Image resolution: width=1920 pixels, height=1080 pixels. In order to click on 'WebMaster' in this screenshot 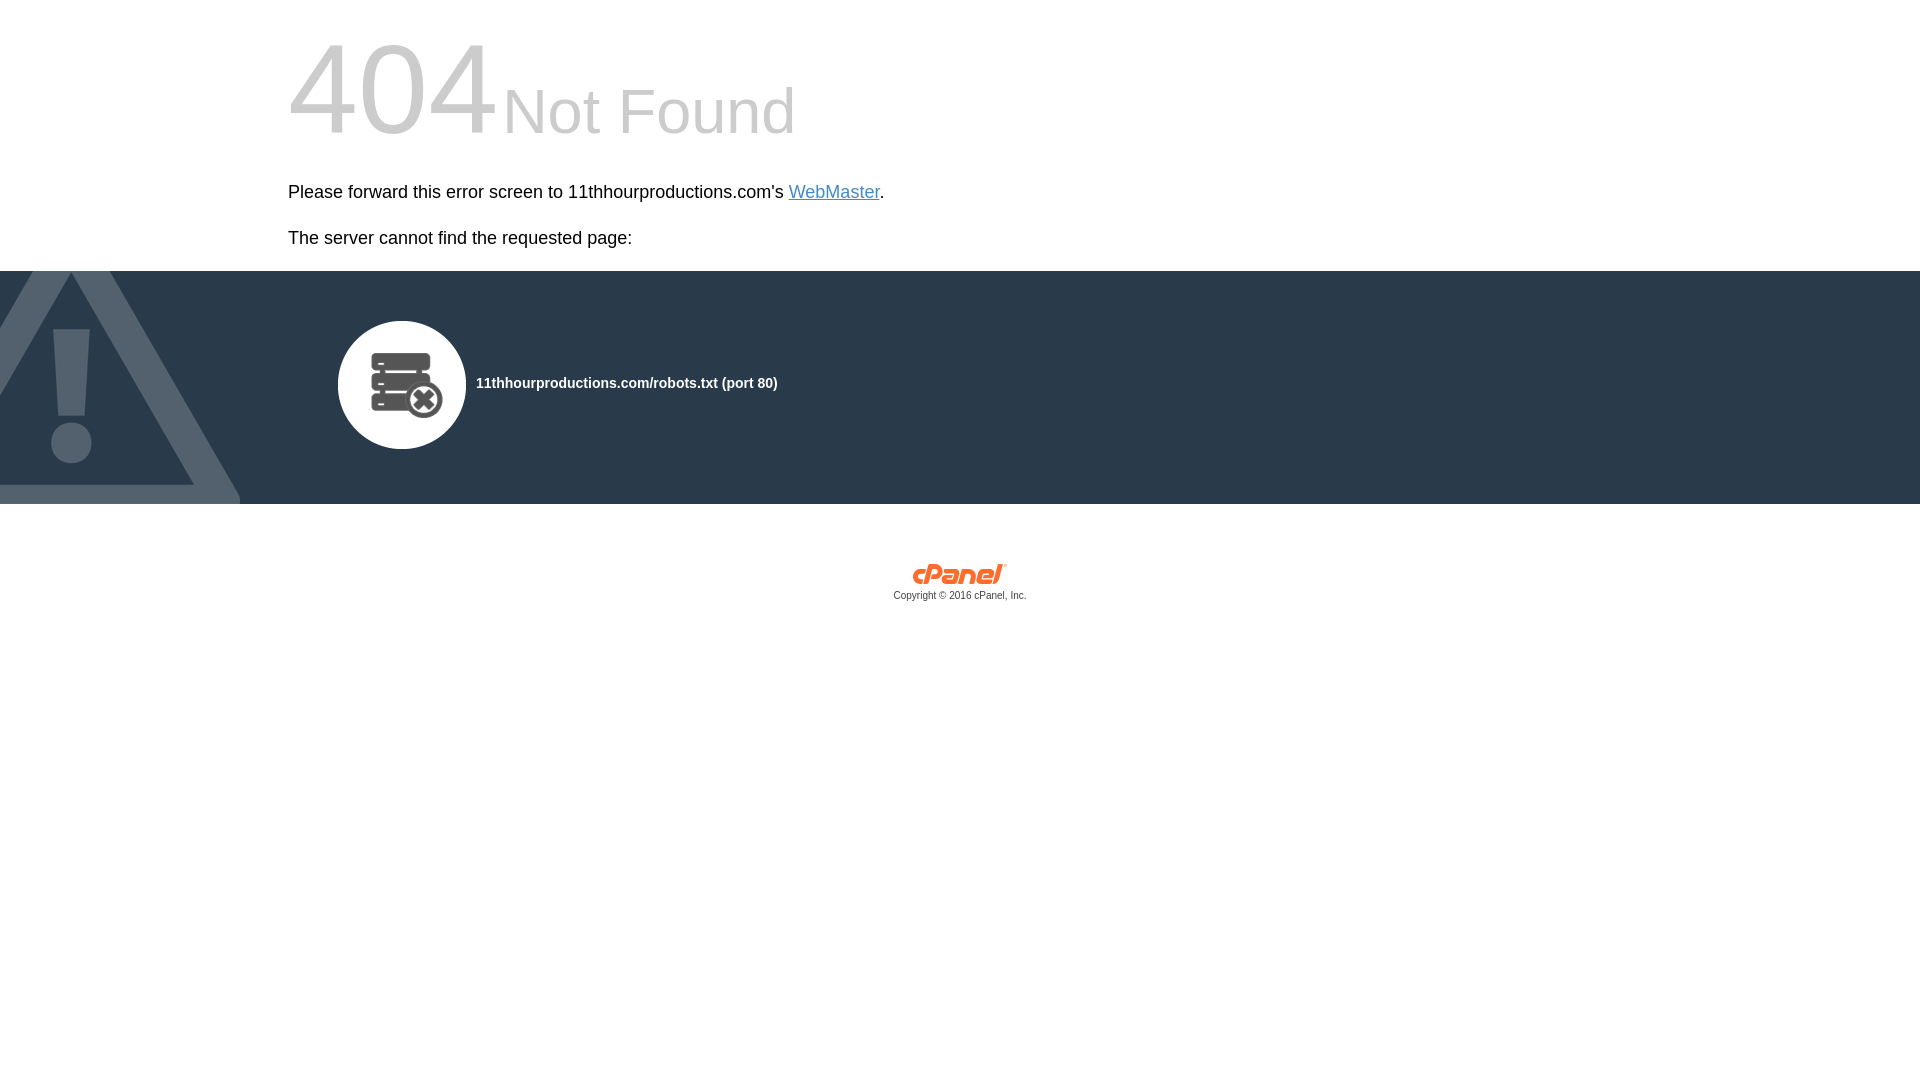, I will do `click(834, 192)`.